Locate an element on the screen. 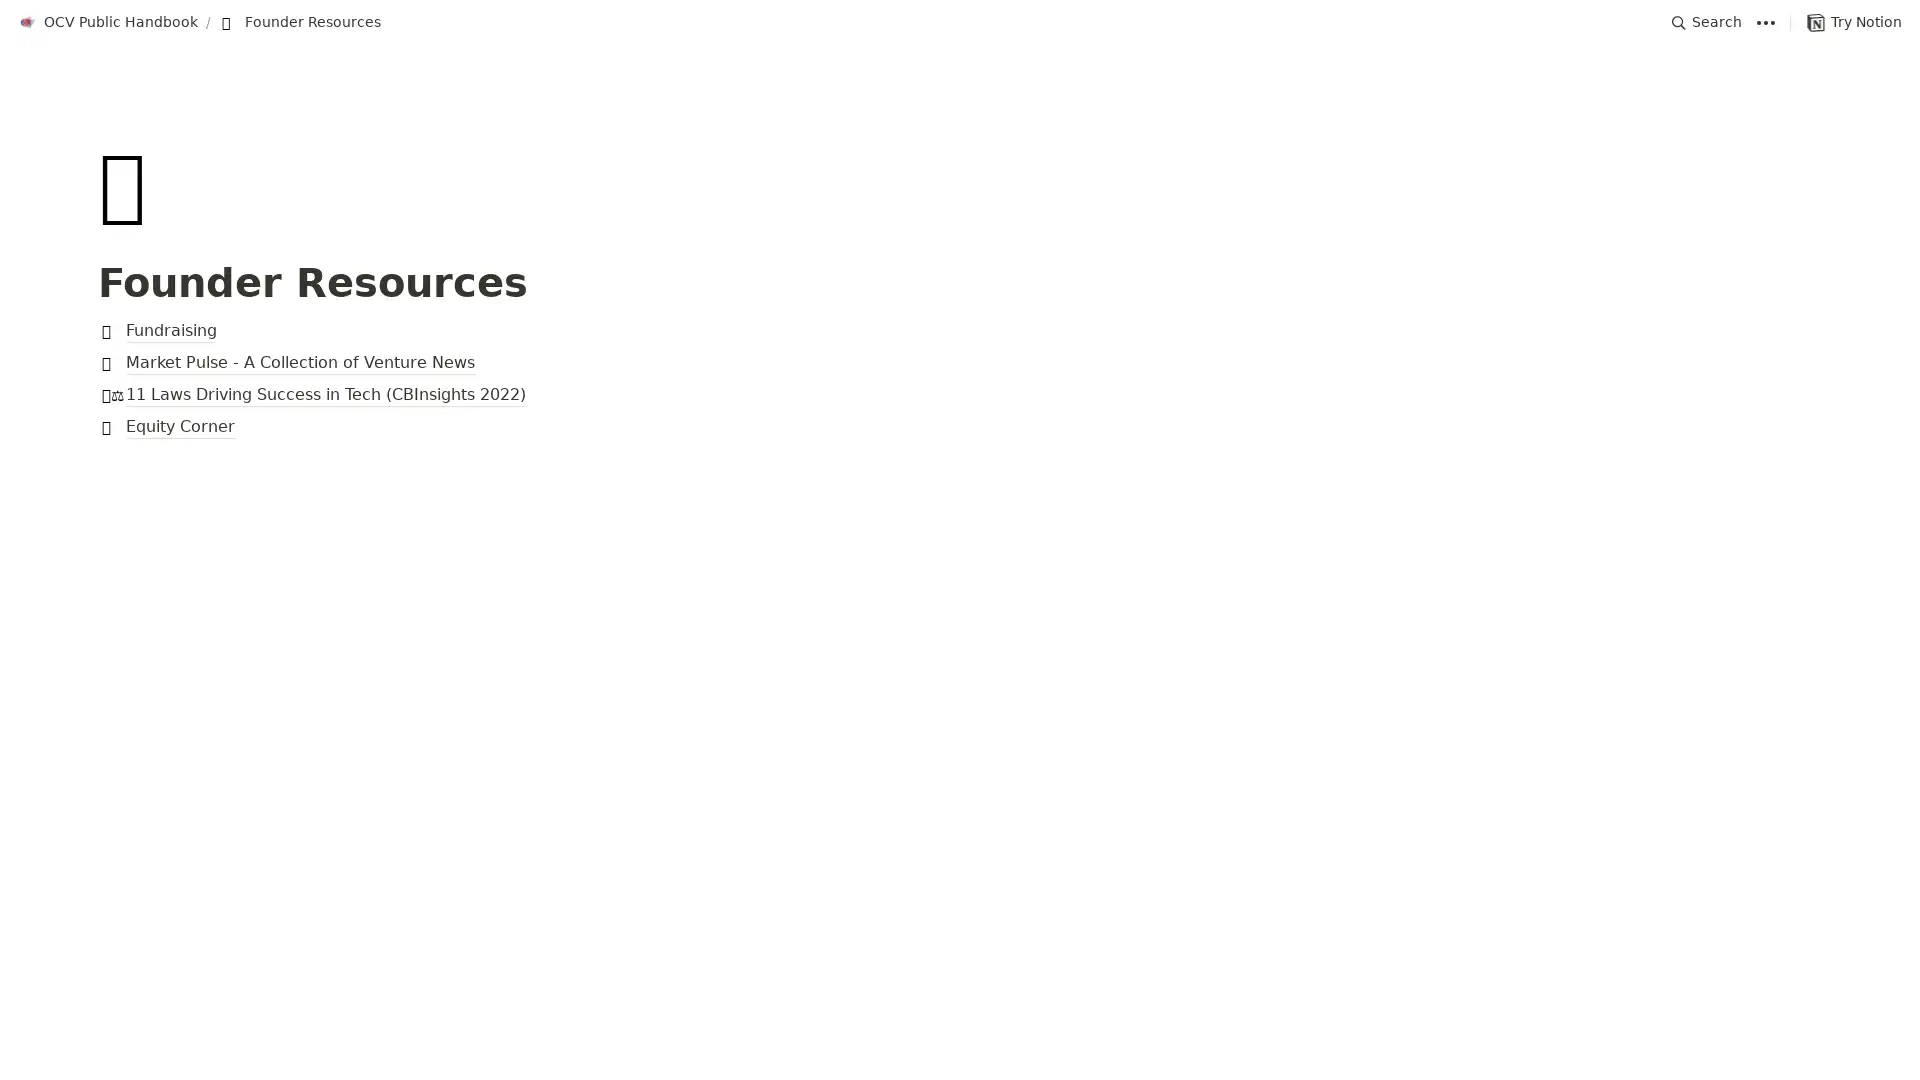 The height and width of the screenshot is (1080, 1920). Try Notion is located at coordinates (1853, 22).